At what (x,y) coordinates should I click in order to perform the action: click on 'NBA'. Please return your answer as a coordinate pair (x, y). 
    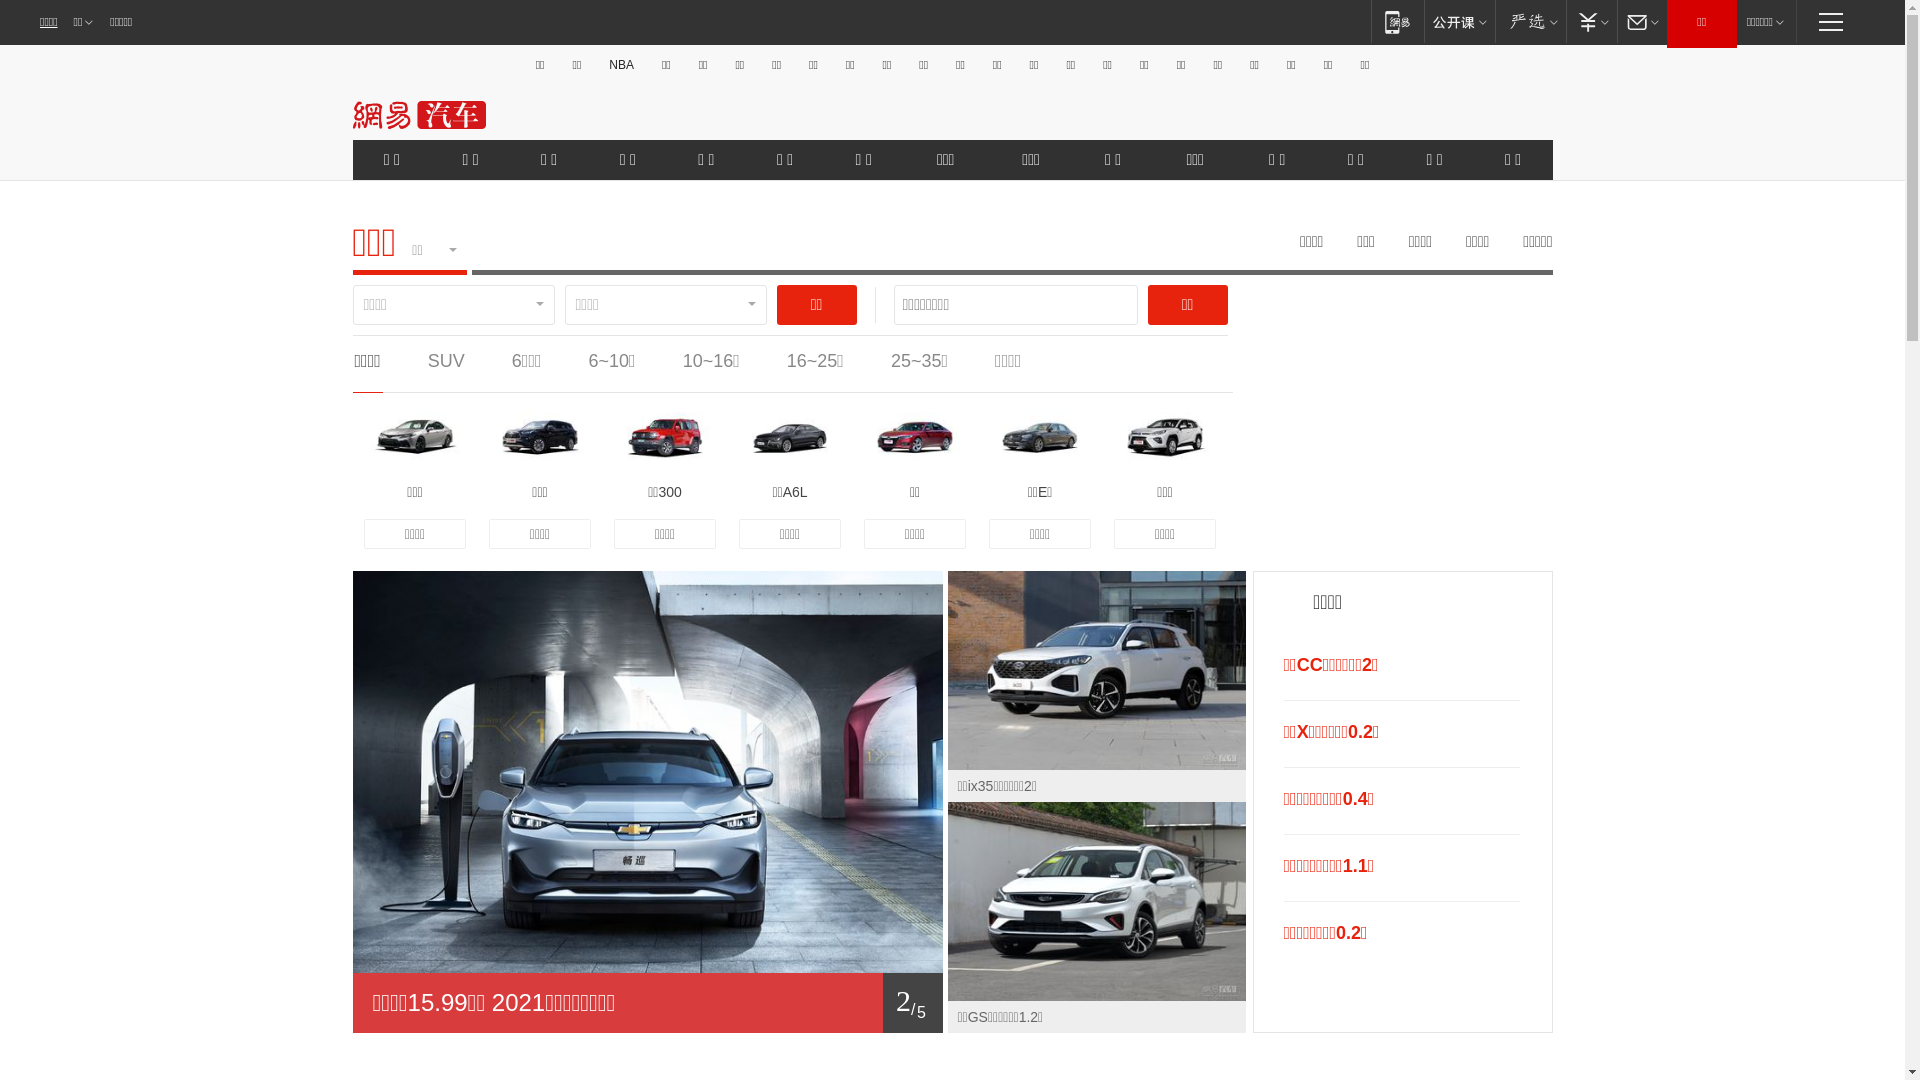
    Looking at the image, I should click on (620, 64).